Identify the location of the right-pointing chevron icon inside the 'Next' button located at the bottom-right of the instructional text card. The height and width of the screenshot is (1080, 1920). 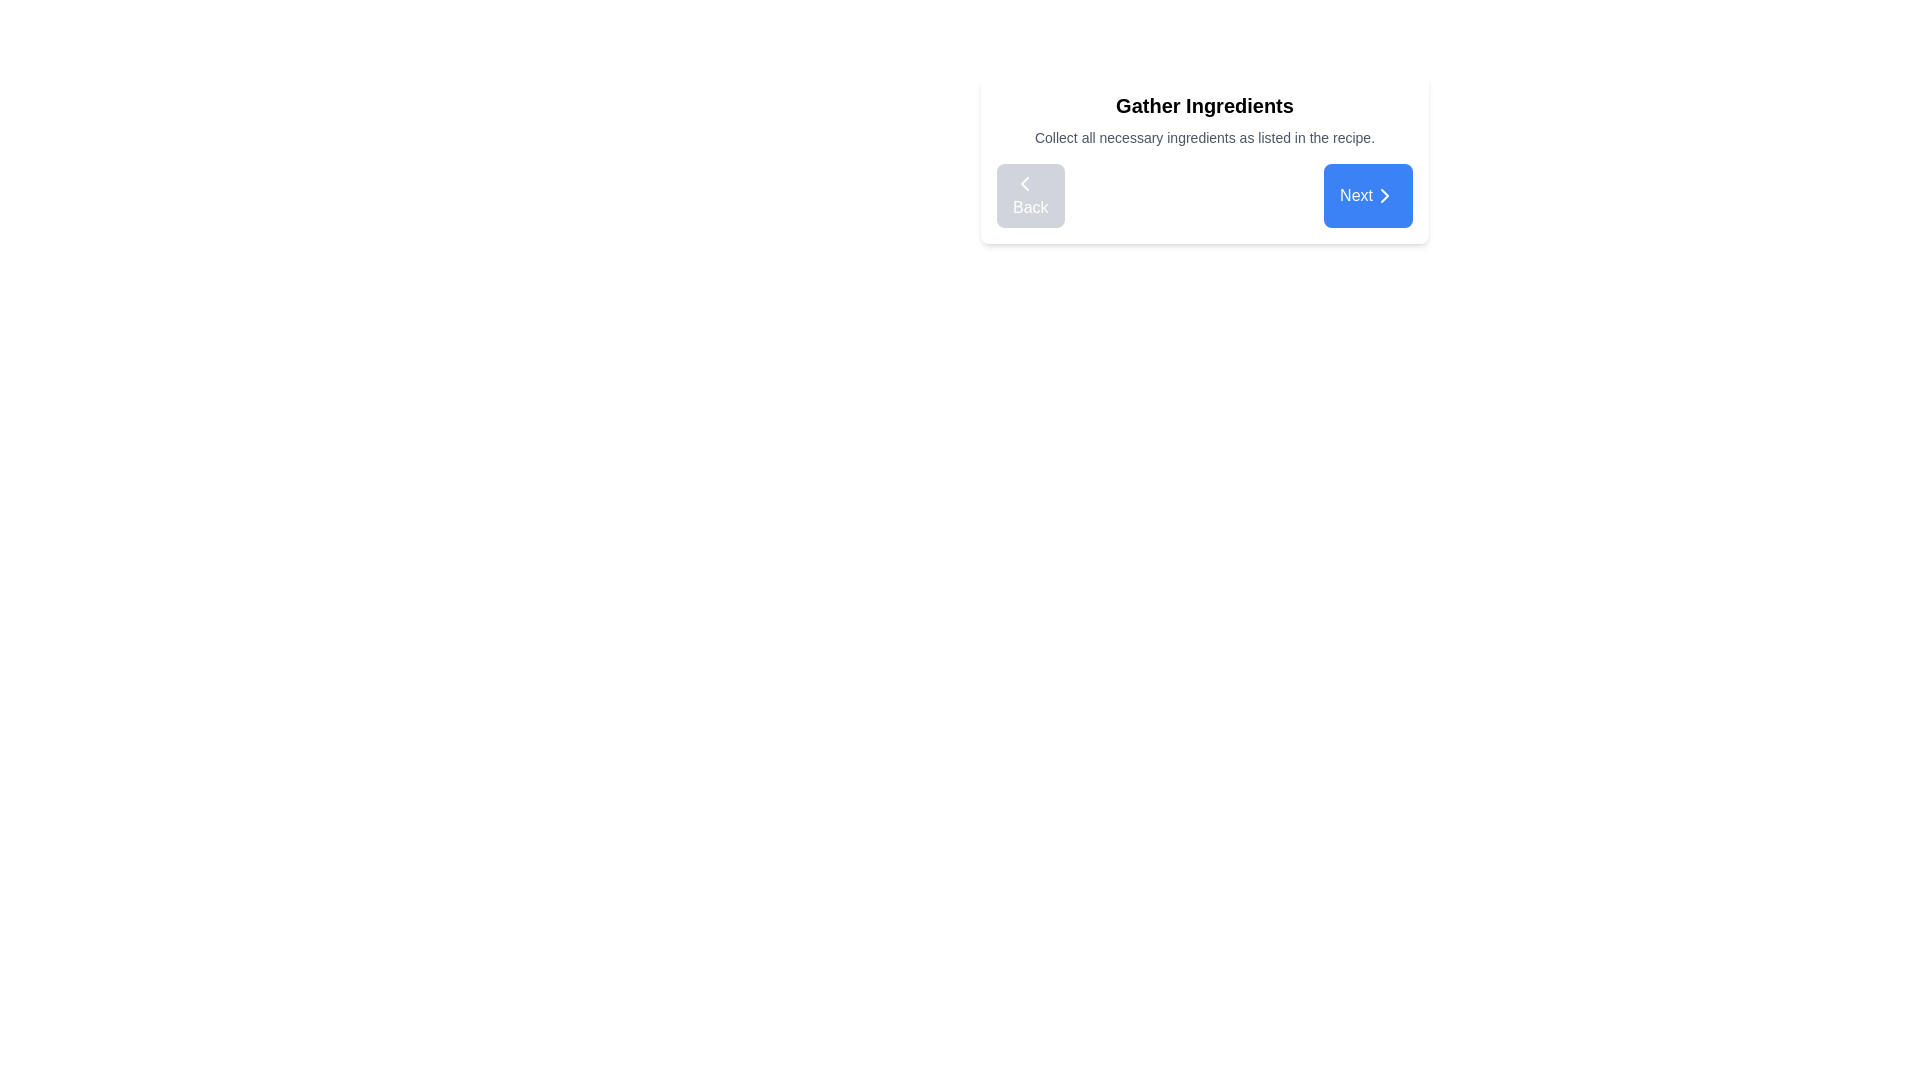
(1384, 196).